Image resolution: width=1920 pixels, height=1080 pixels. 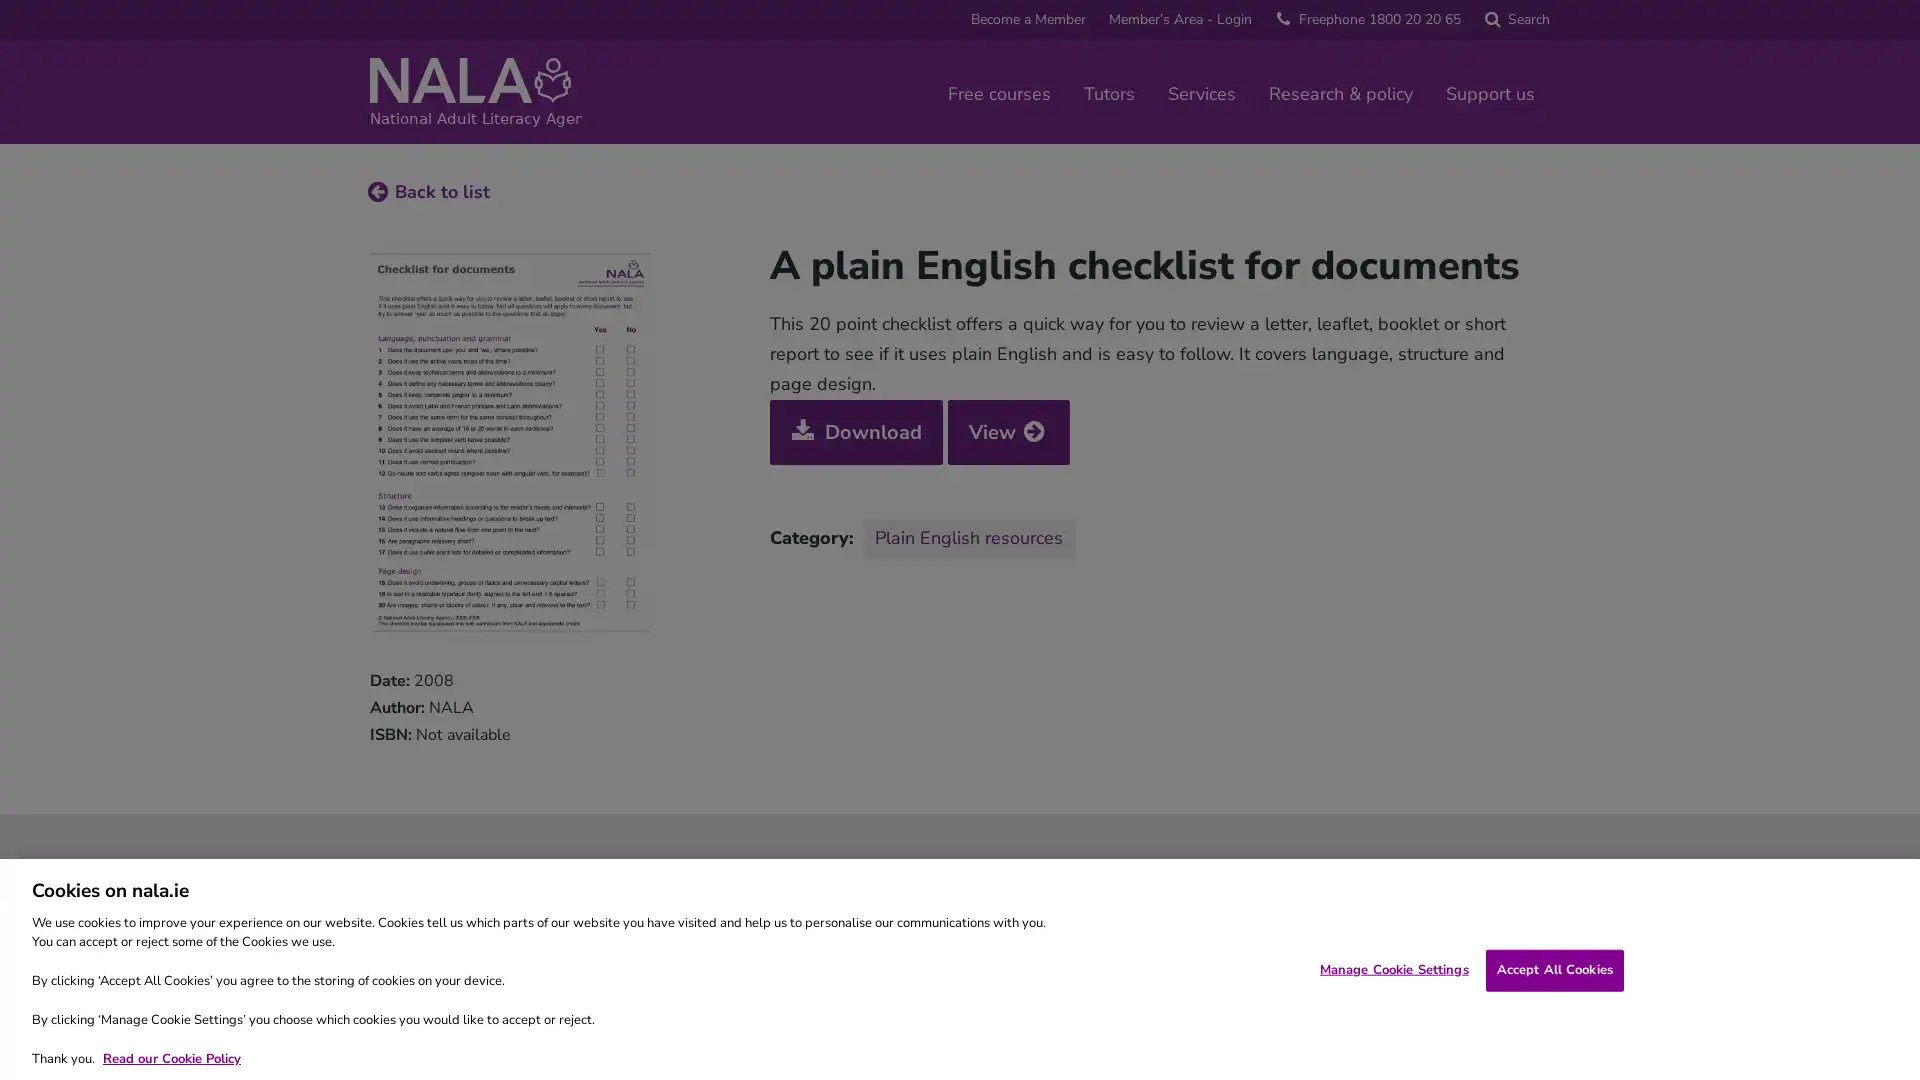 I want to click on Accept All Cookies, so click(x=1553, y=969).